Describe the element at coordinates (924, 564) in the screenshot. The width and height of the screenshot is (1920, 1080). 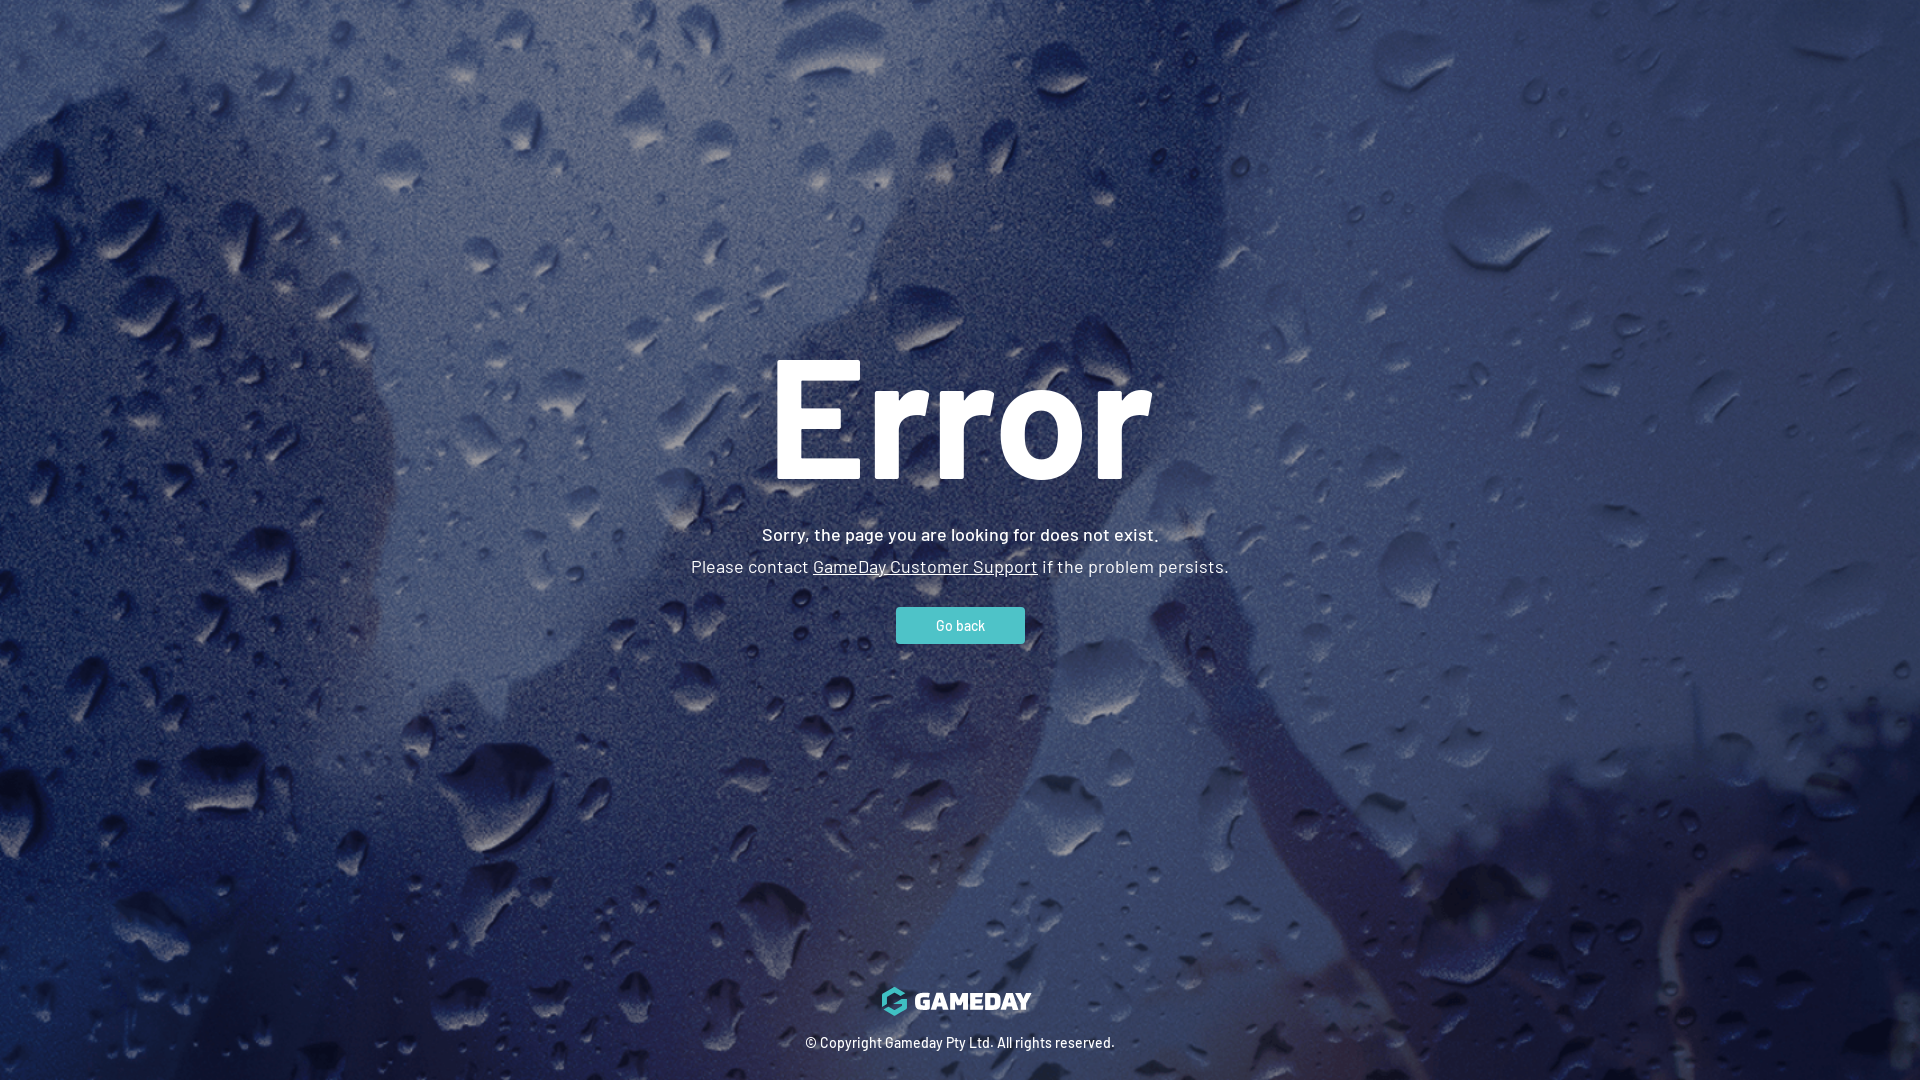
I see `'GameDay Customer Support'` at that location.